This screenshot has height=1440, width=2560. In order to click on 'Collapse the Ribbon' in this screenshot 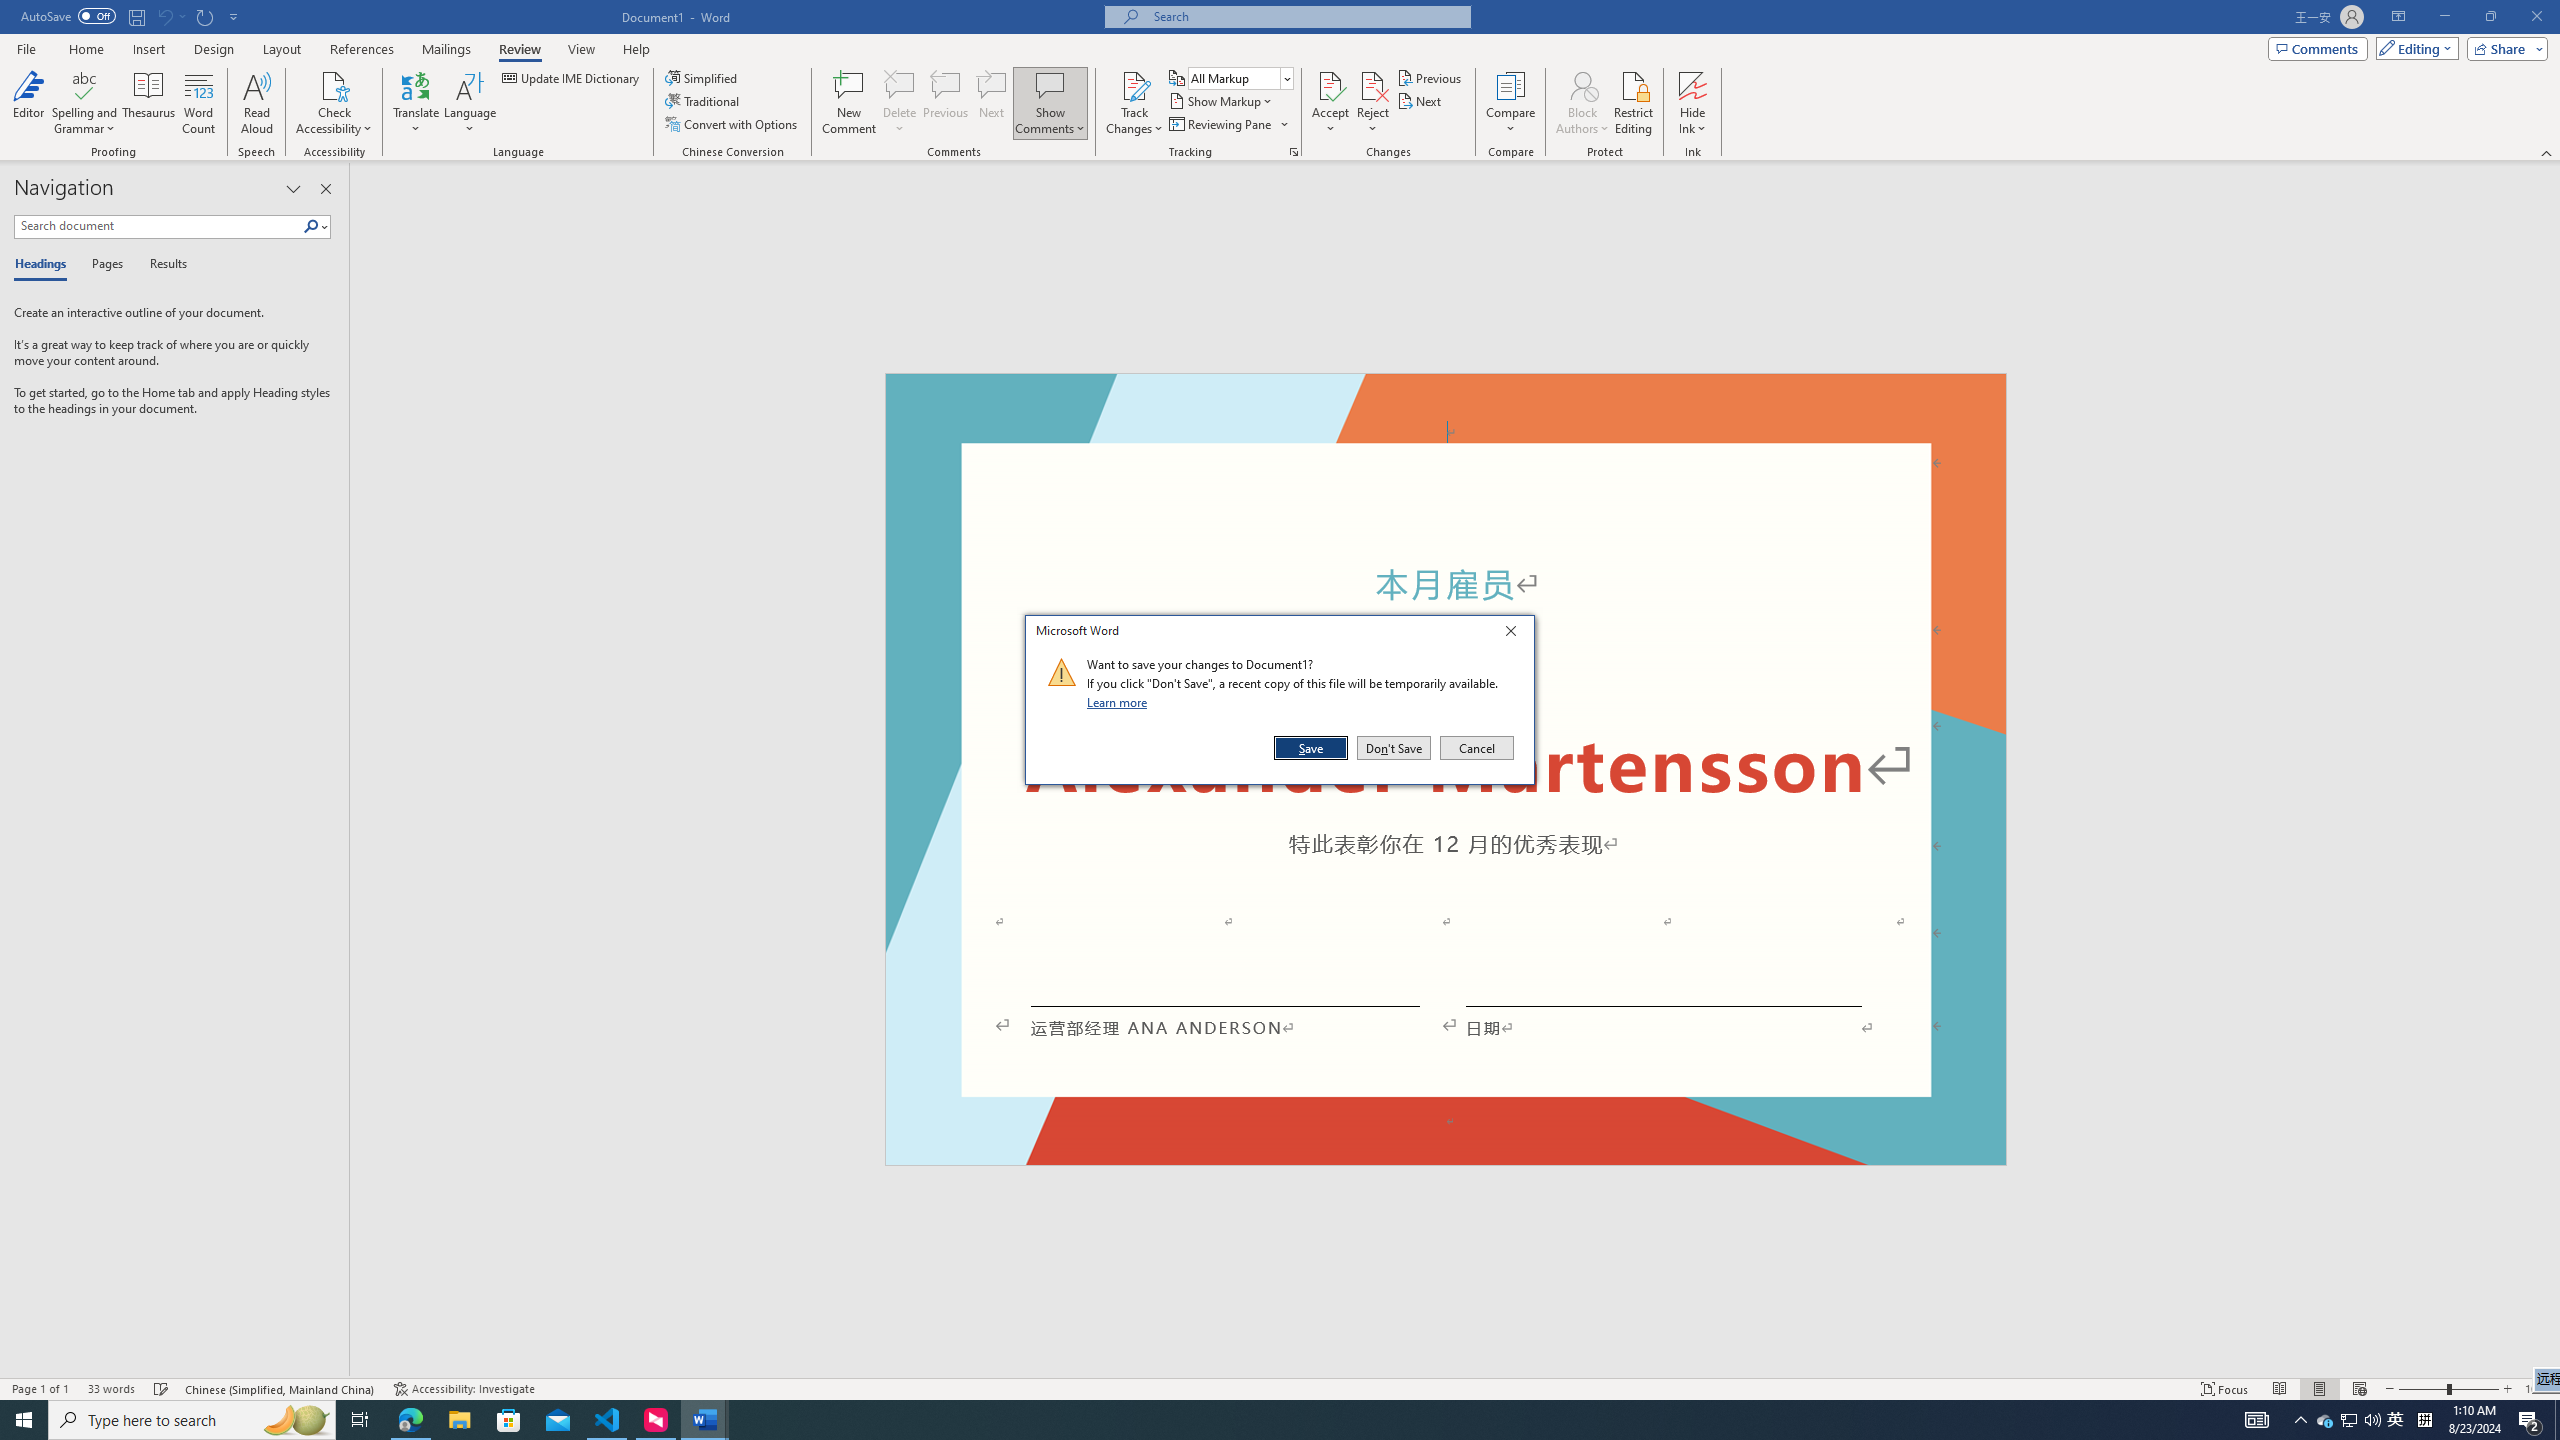, I will do `click(2547, 153)`.